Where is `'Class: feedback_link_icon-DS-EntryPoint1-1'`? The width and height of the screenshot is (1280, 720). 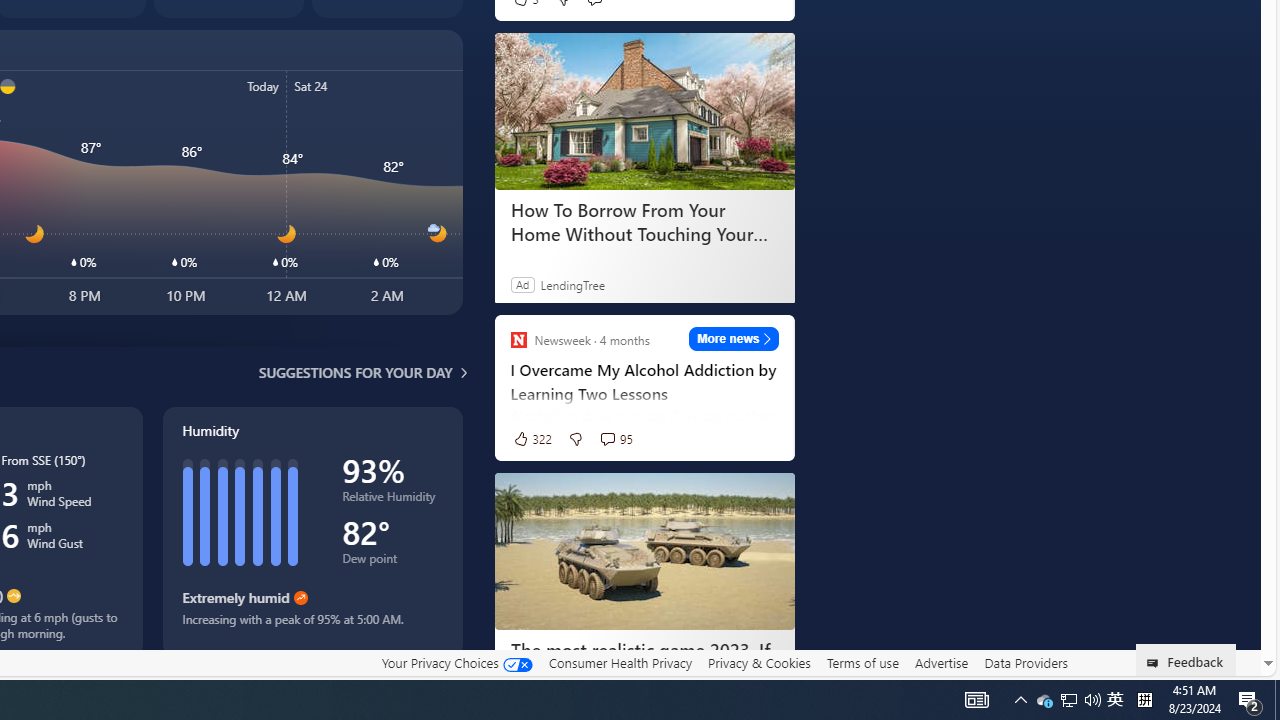
'Class: feedback_link_icon-DS-EntryPoint1-1' is located at coordinates (1156, 663).